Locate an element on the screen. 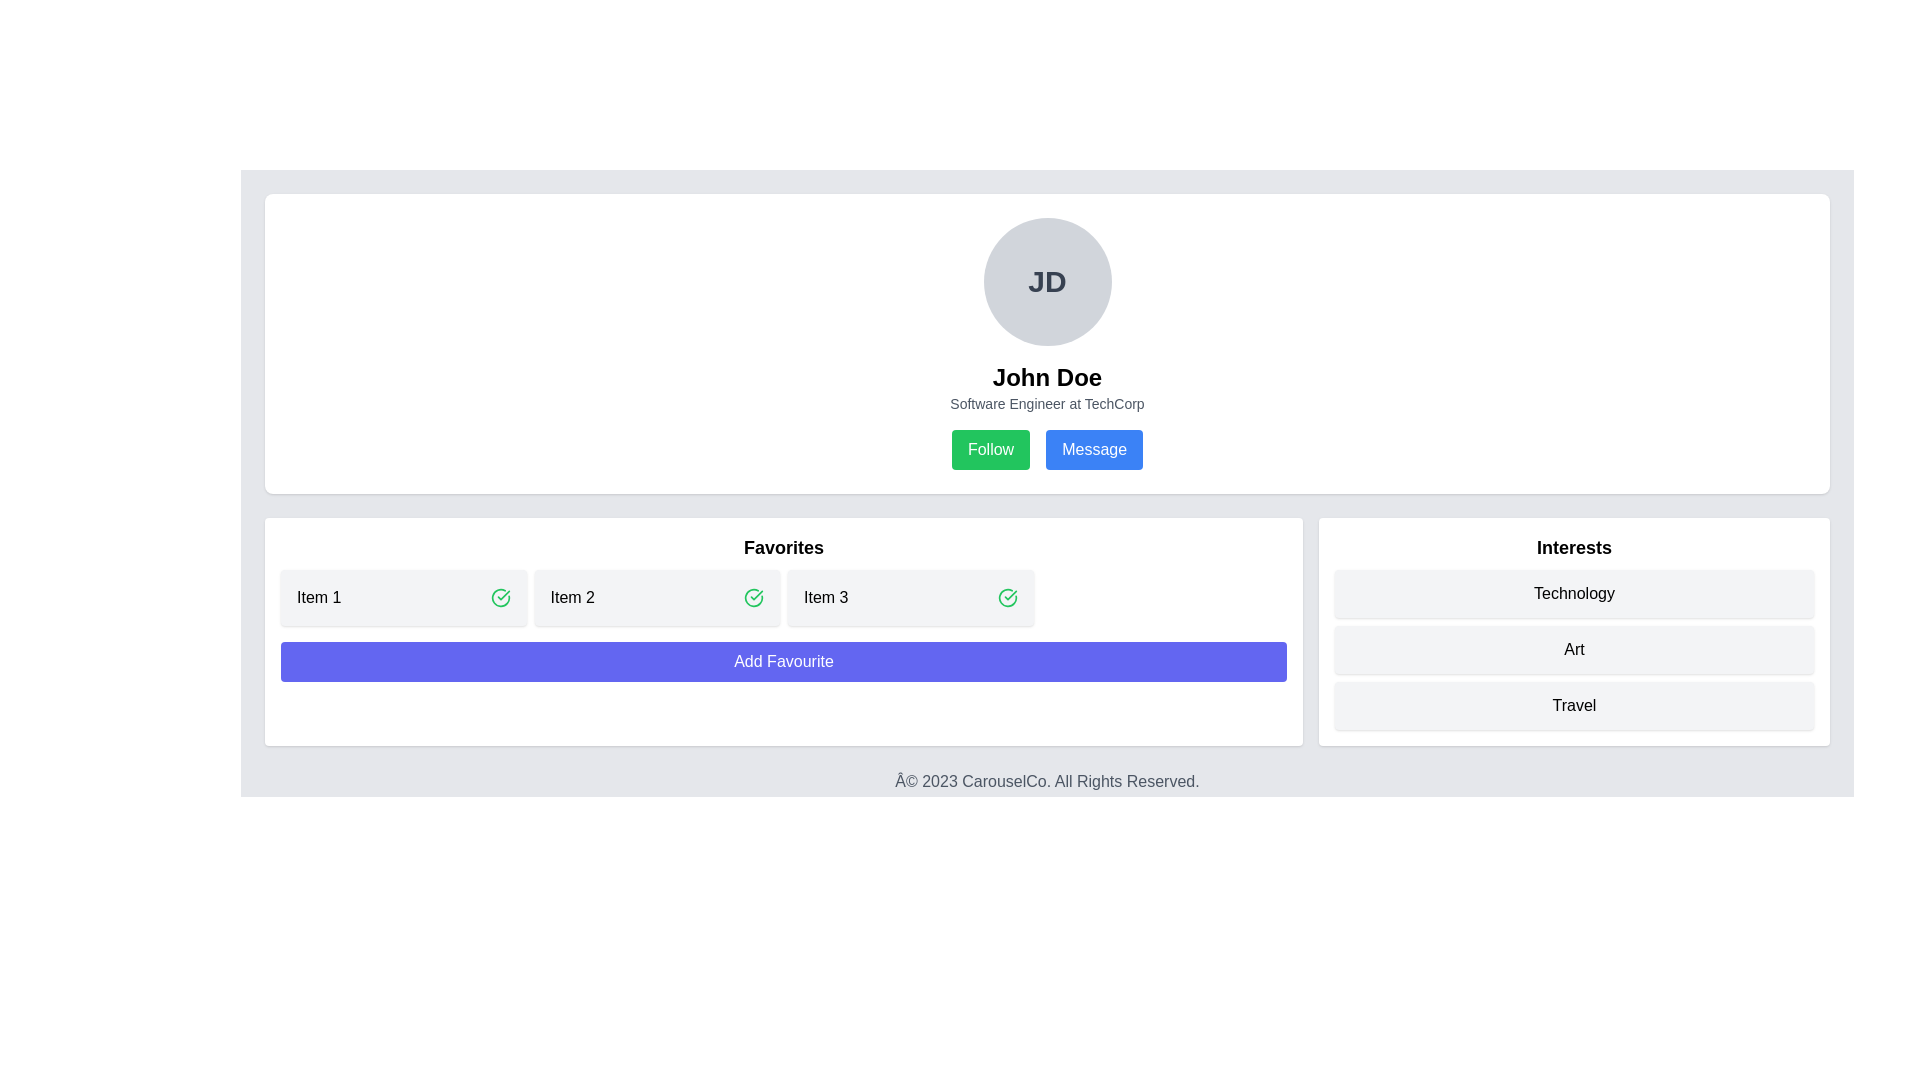  the text label displaying 'Software Engineer at TechCorp', which is located beneath the user's name 'John Doe' is located at coordinates (1046, 404).